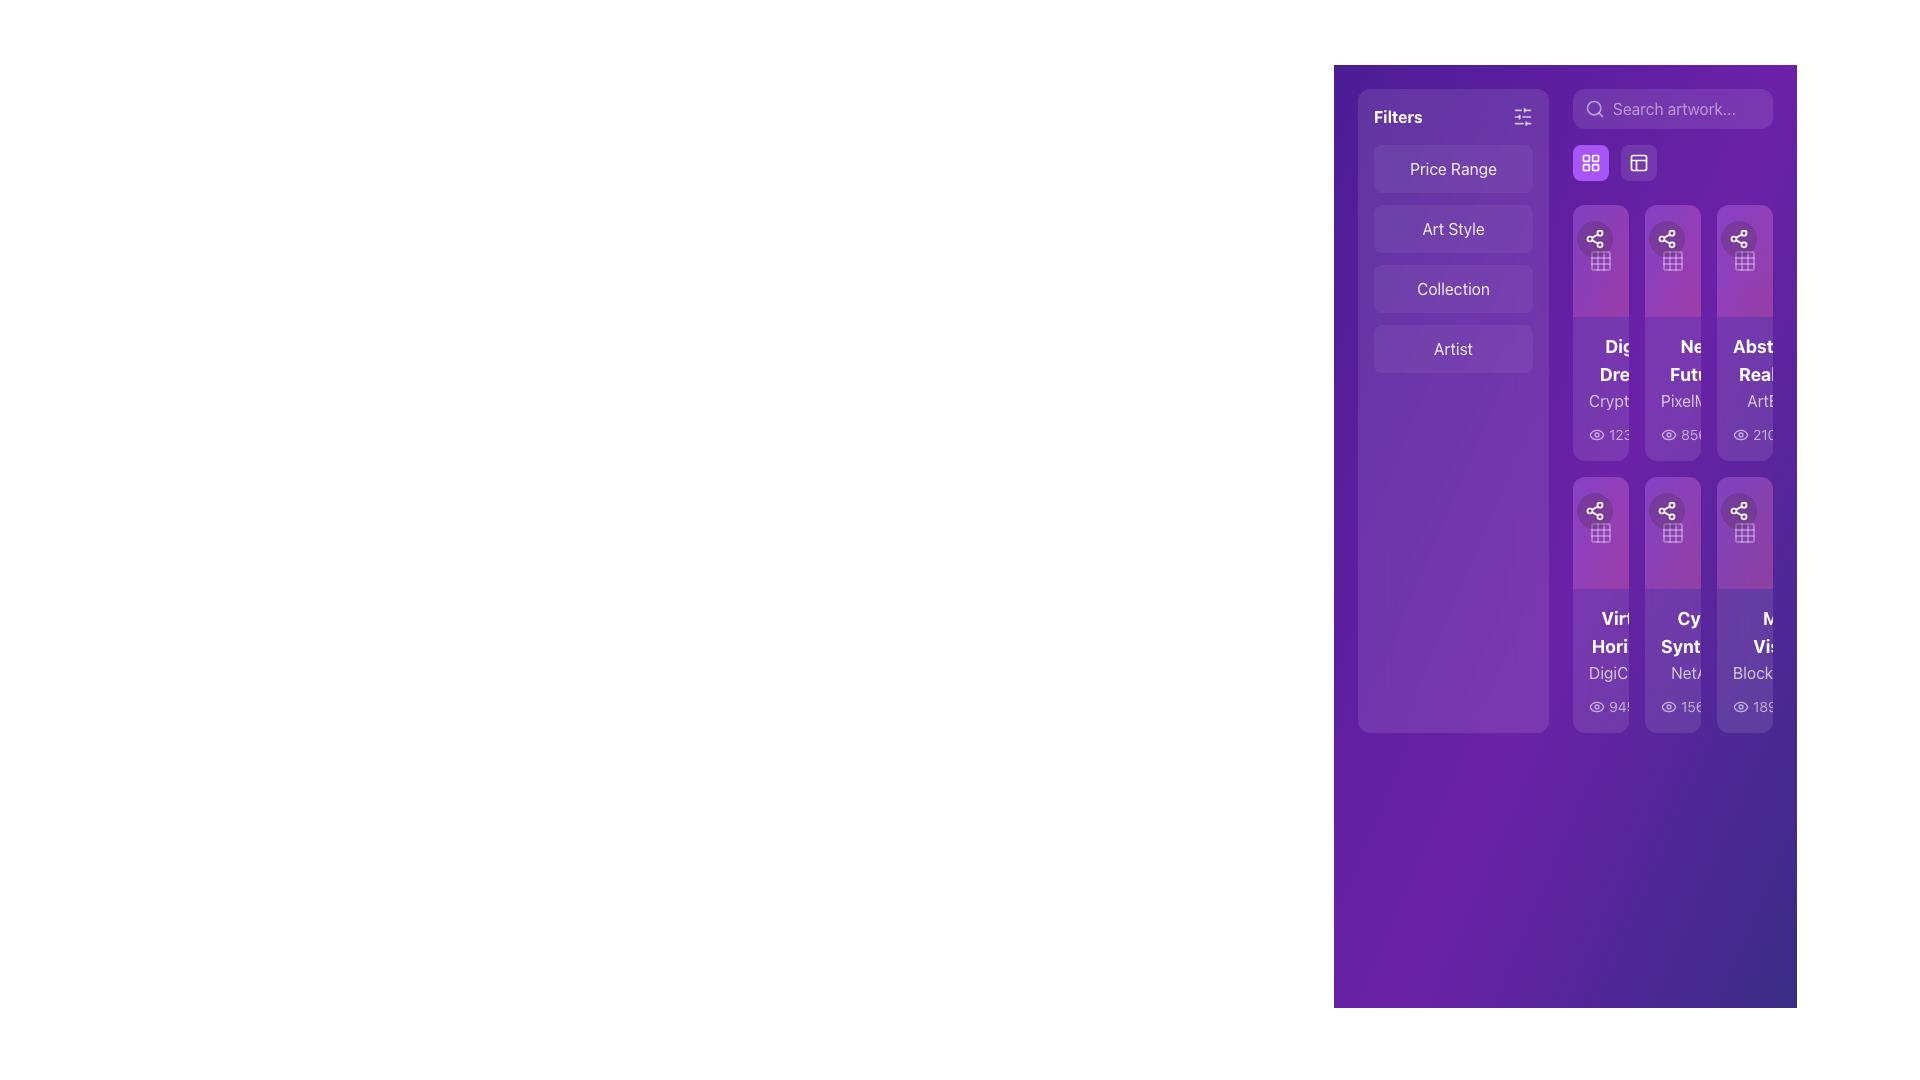 The height and width of the screenshot is (1080, 1920). I want to click on the text element displaying '85667' with an eye icon prefix, located below the 'Neon Futures' header in the second column of the grid, so click(1673, 434).